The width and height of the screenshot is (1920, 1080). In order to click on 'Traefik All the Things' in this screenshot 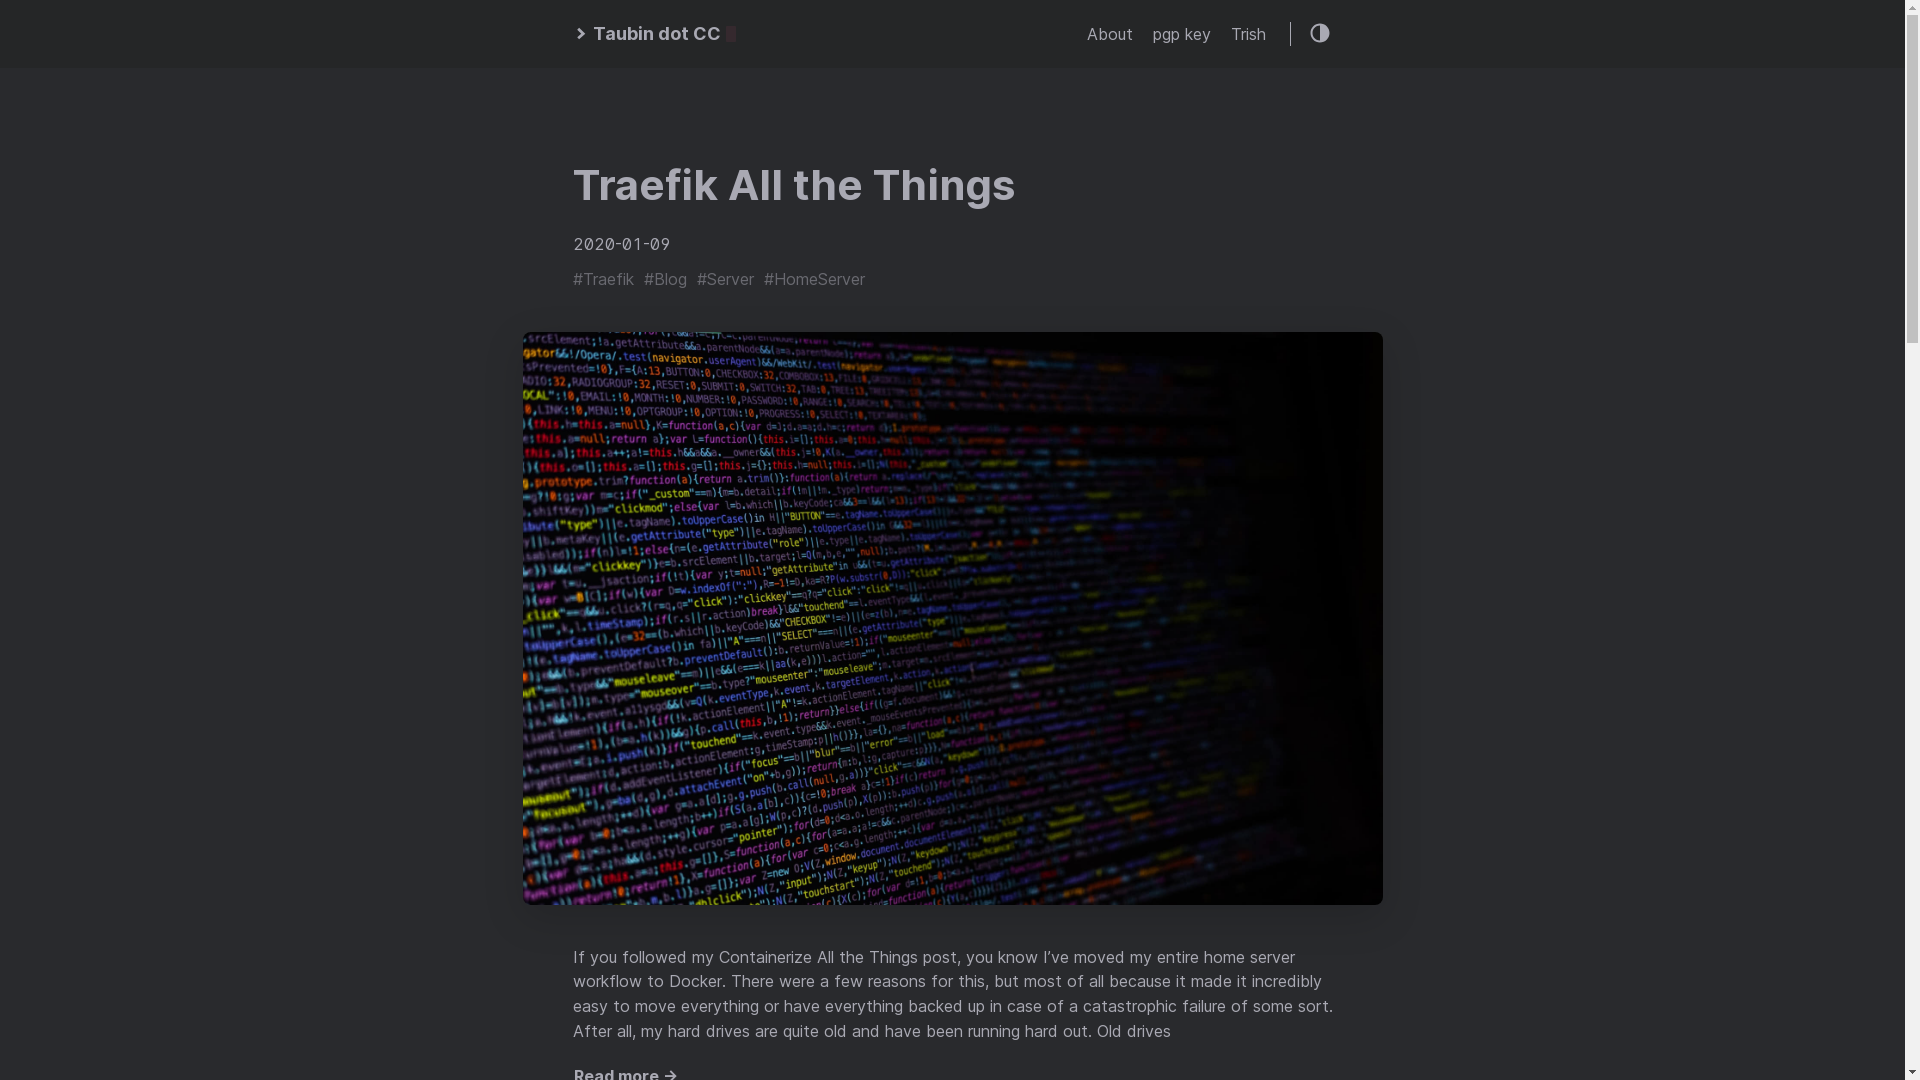, I will do `click(791, 184)`.